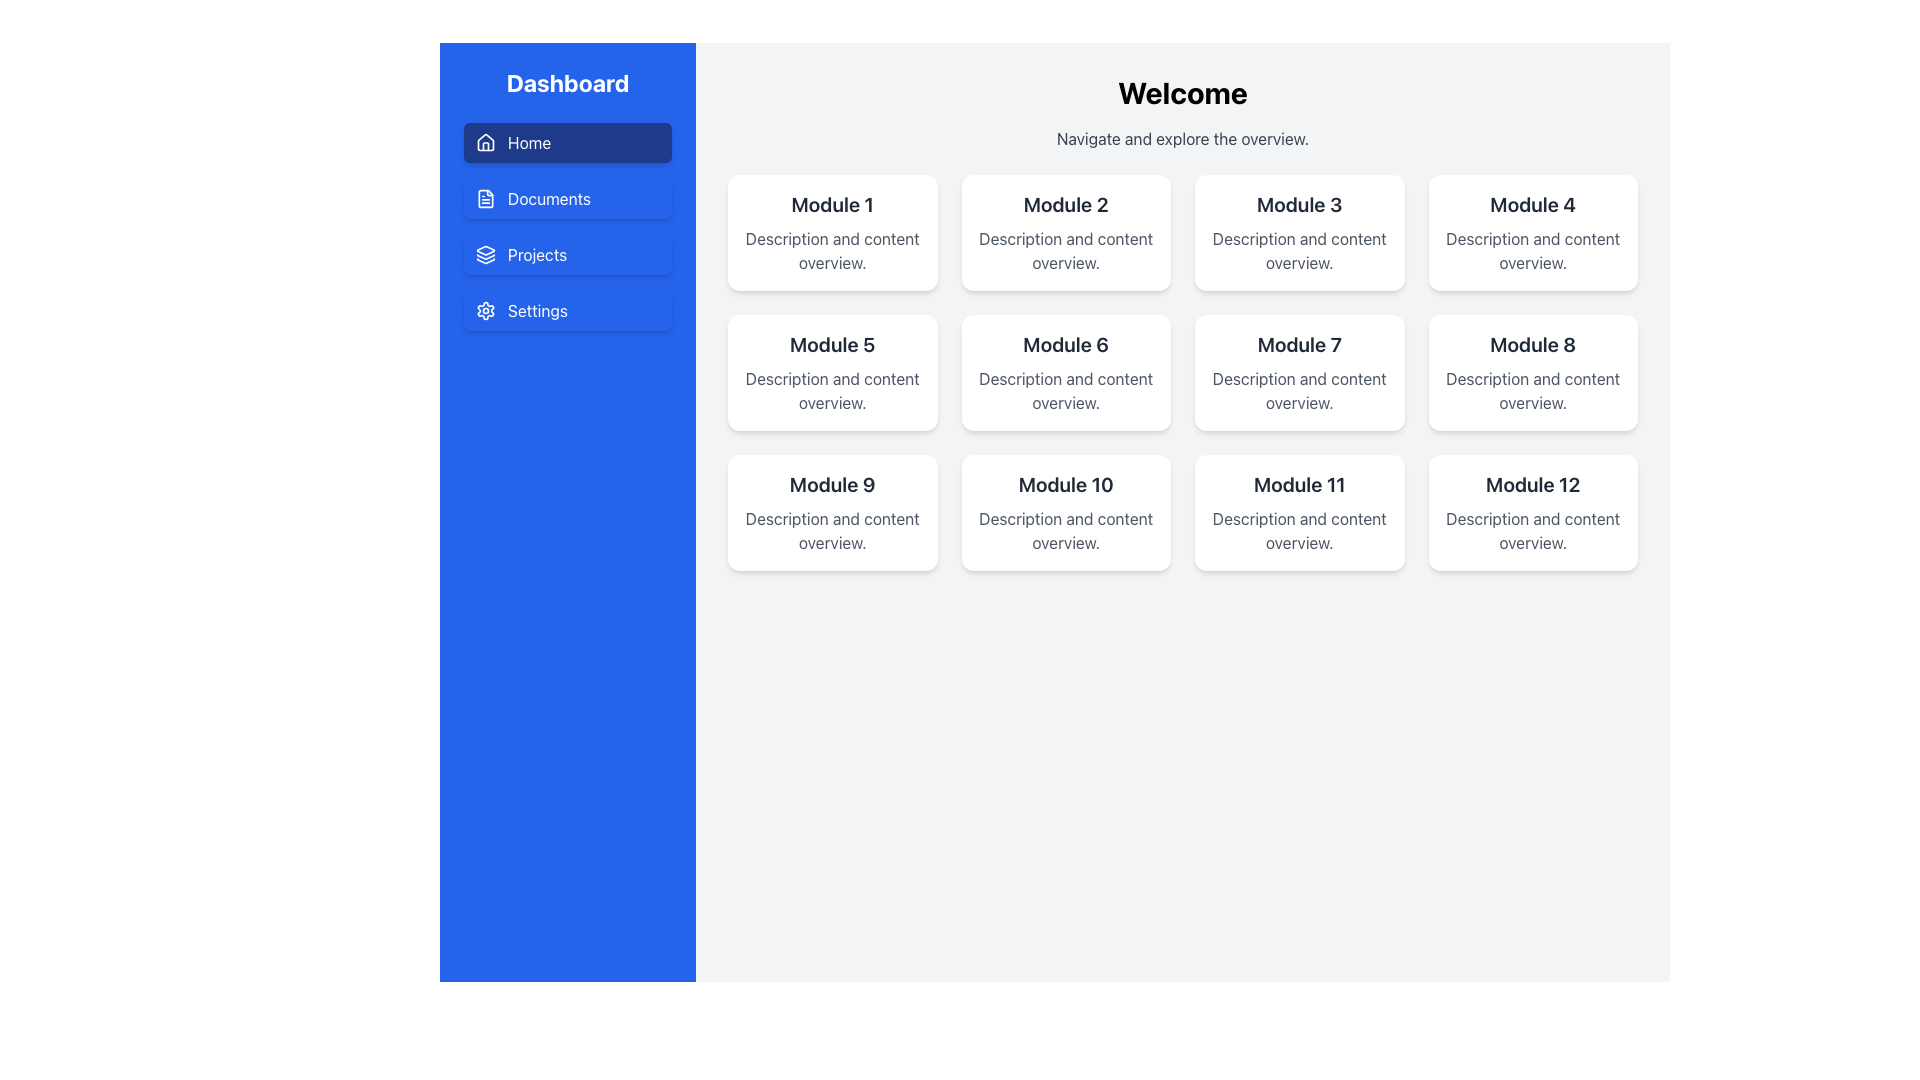 This screenshot has height=1080, width=1920. I want to click on text label that says 'Module 2', which is a large and bold header styled in dark gray against a white background, located in the second position of the top row of a grid of cards, so click(1065, 204).